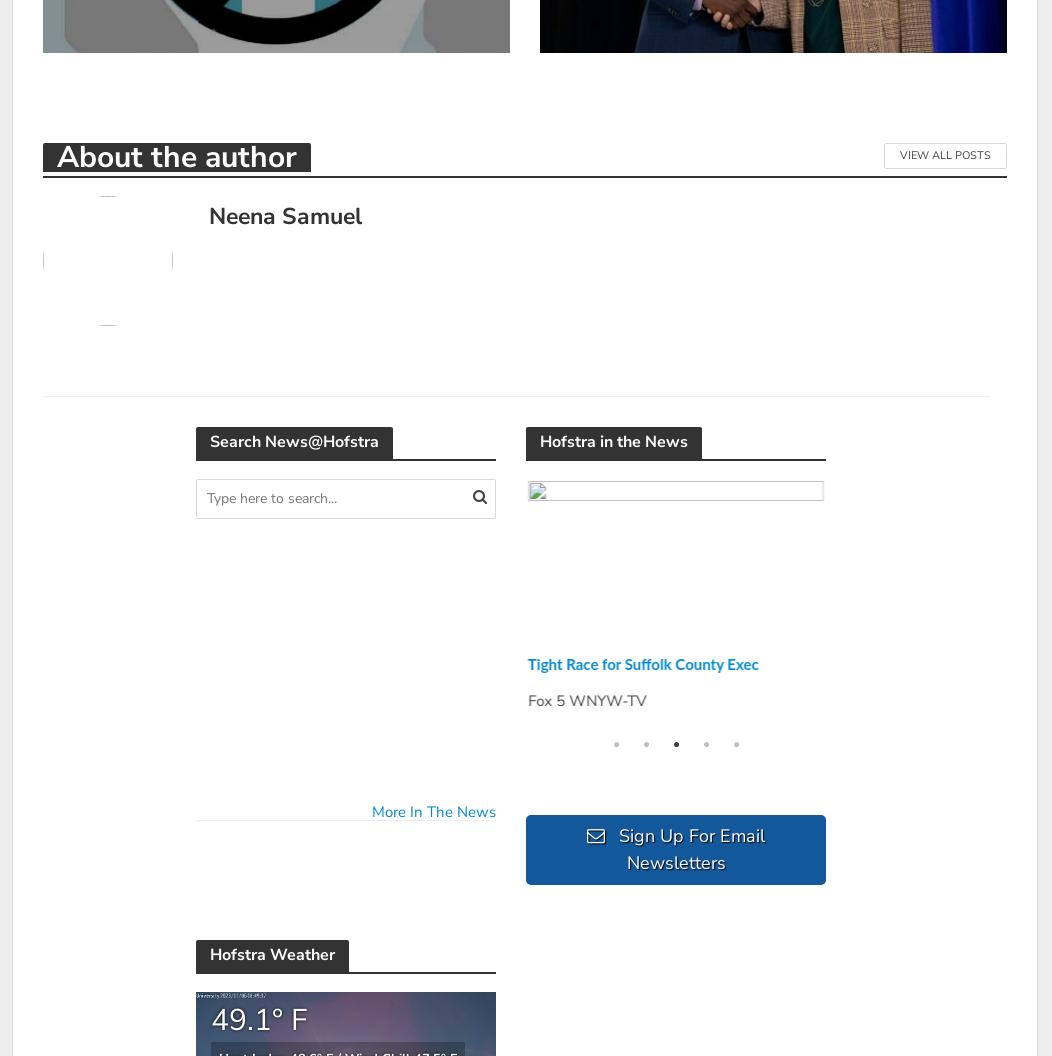  Describe the element at coordinates (614, 440) in the screenshot. I see `'Hofstra in the News'` at that location.